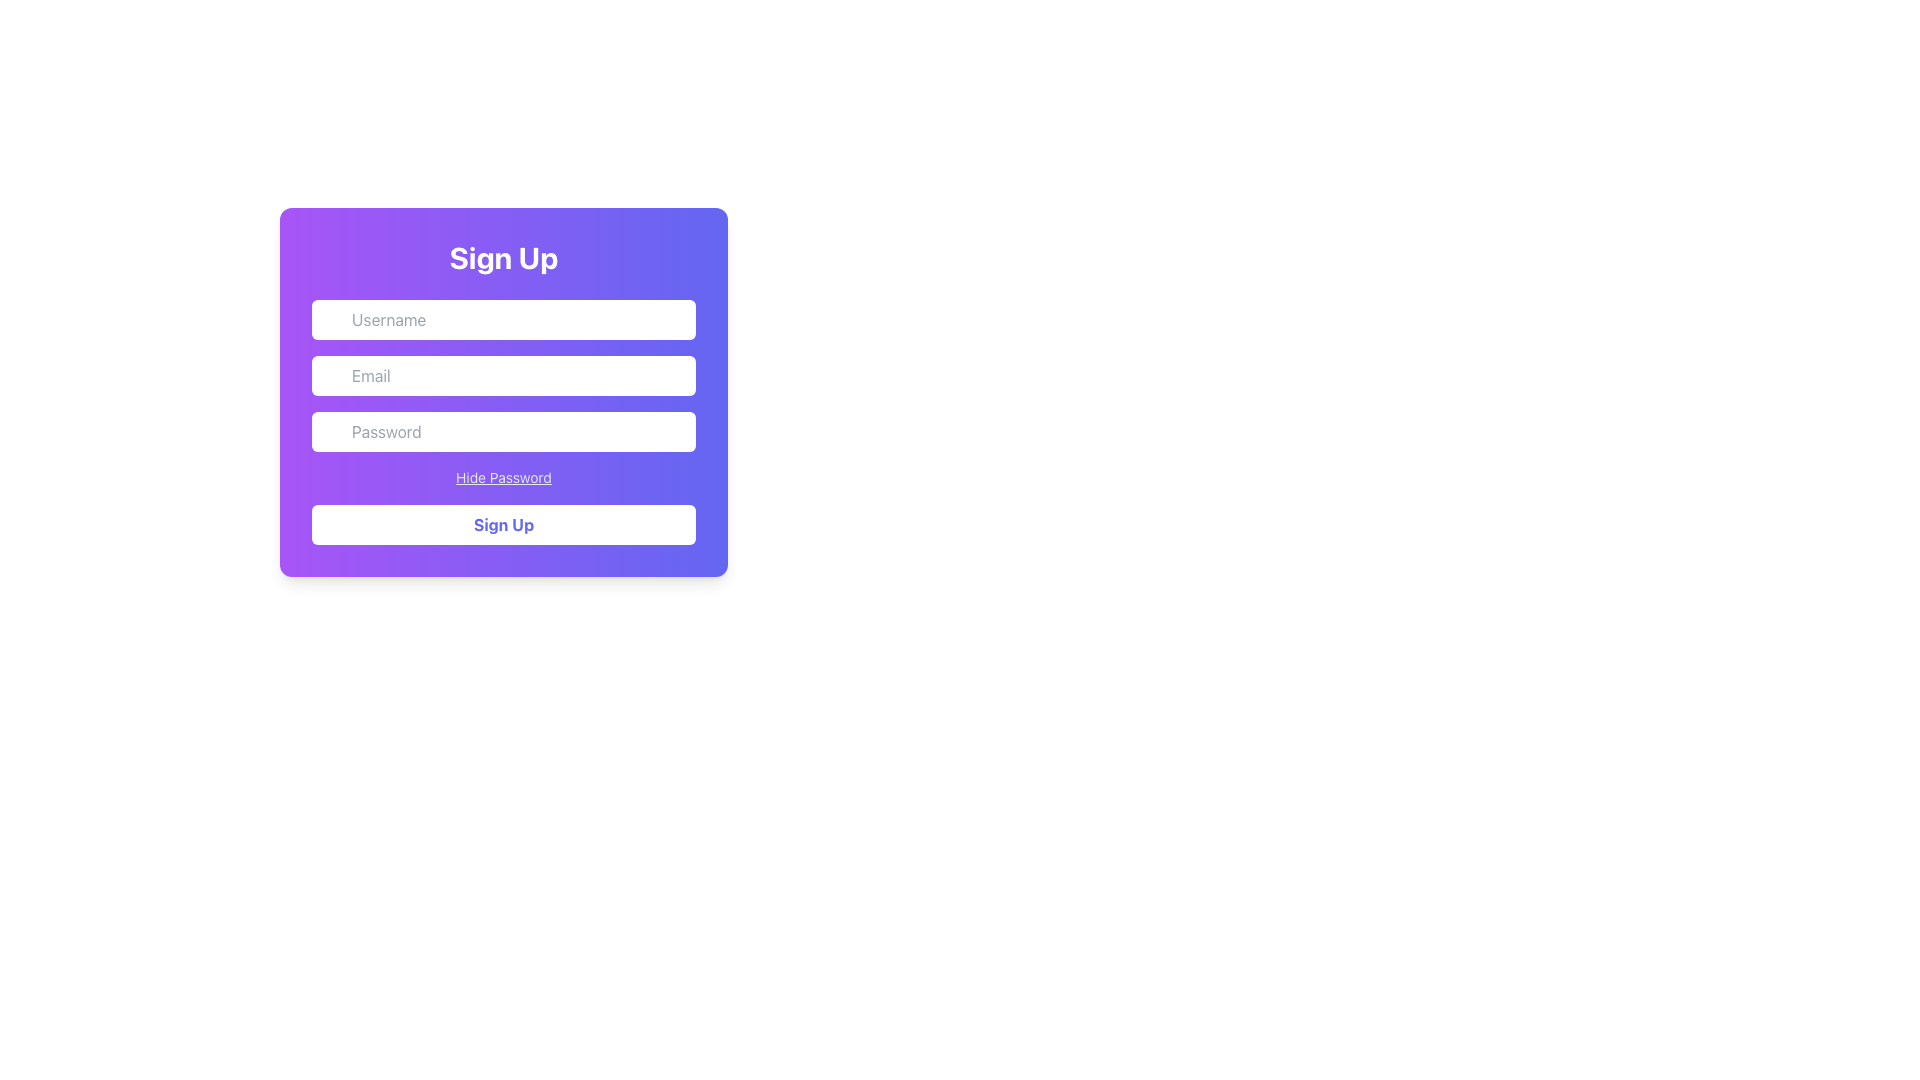  What do you see at coordinates (504, 257) in the screenshot?
I see `the Text header that summarizes the purpose of the user registration form` at bounding box center [504, 257].